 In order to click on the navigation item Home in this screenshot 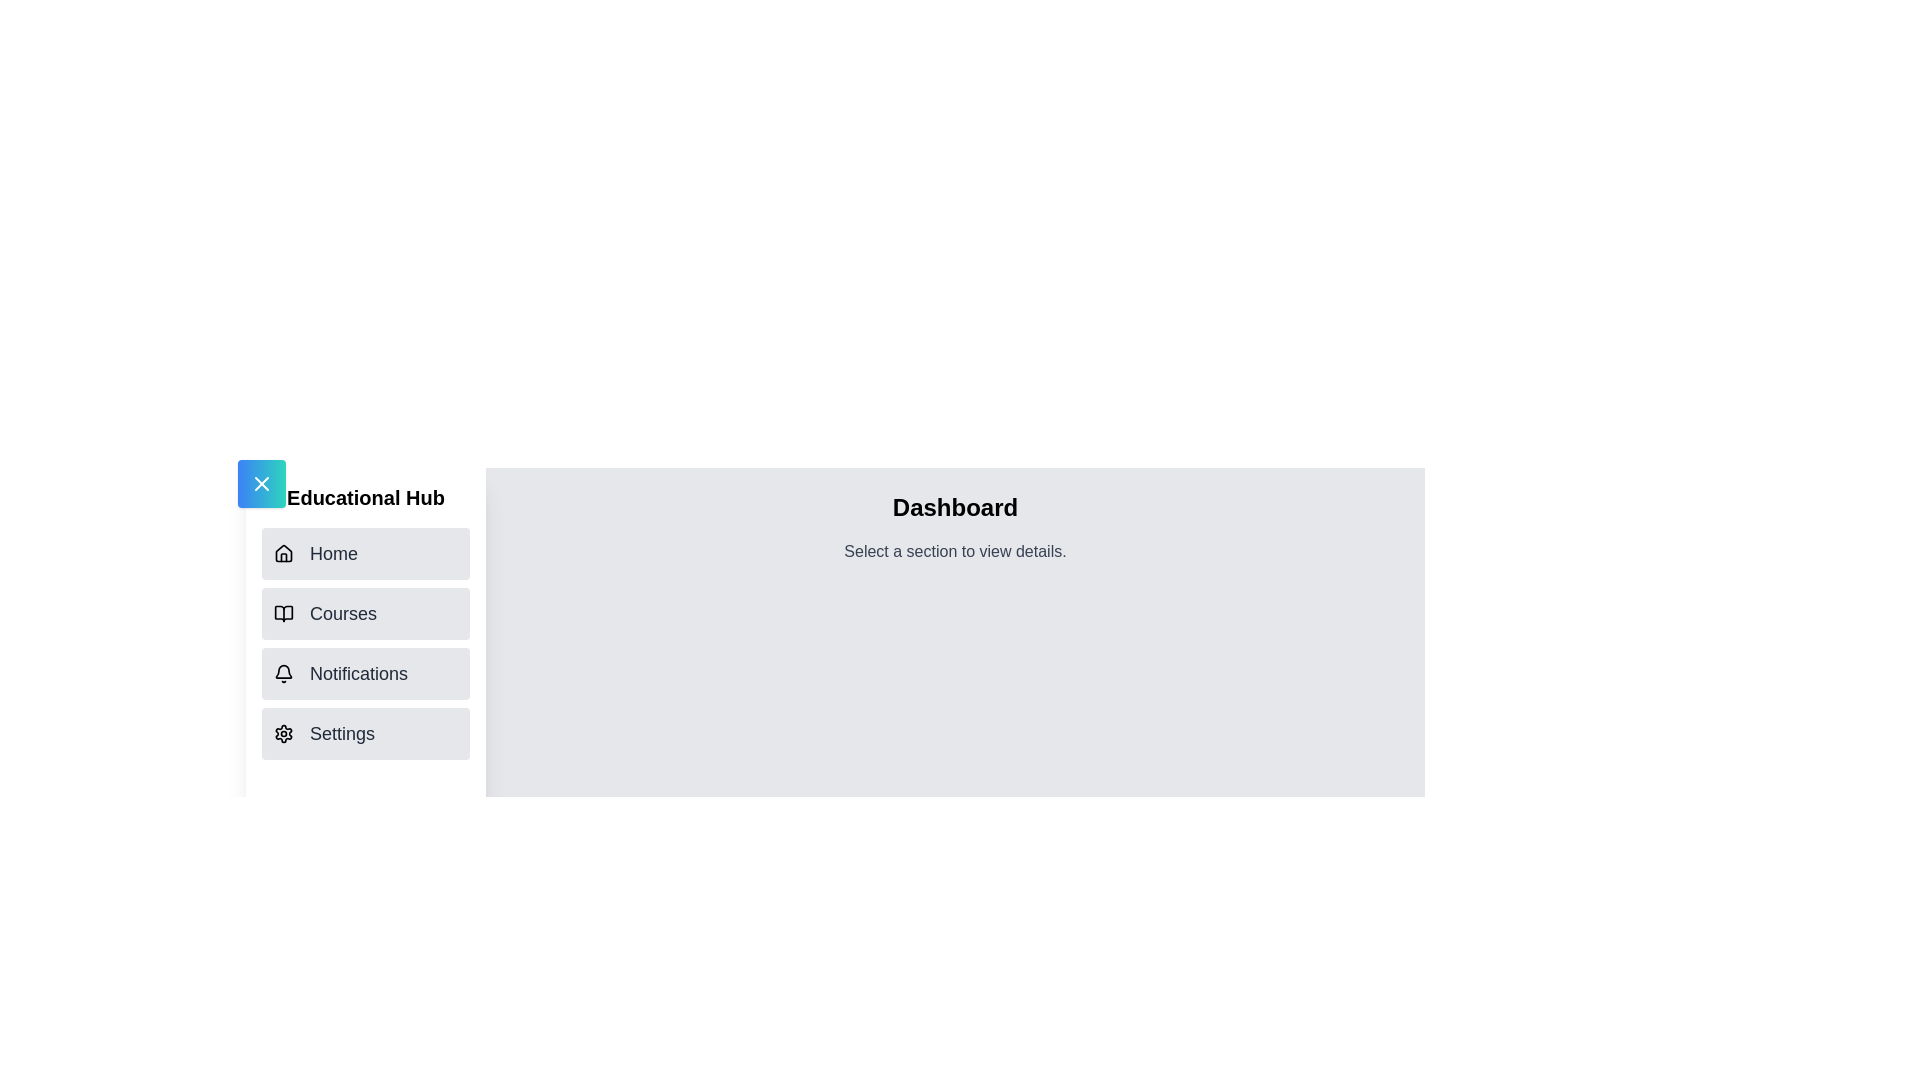, I will do `click(365, 554)`.